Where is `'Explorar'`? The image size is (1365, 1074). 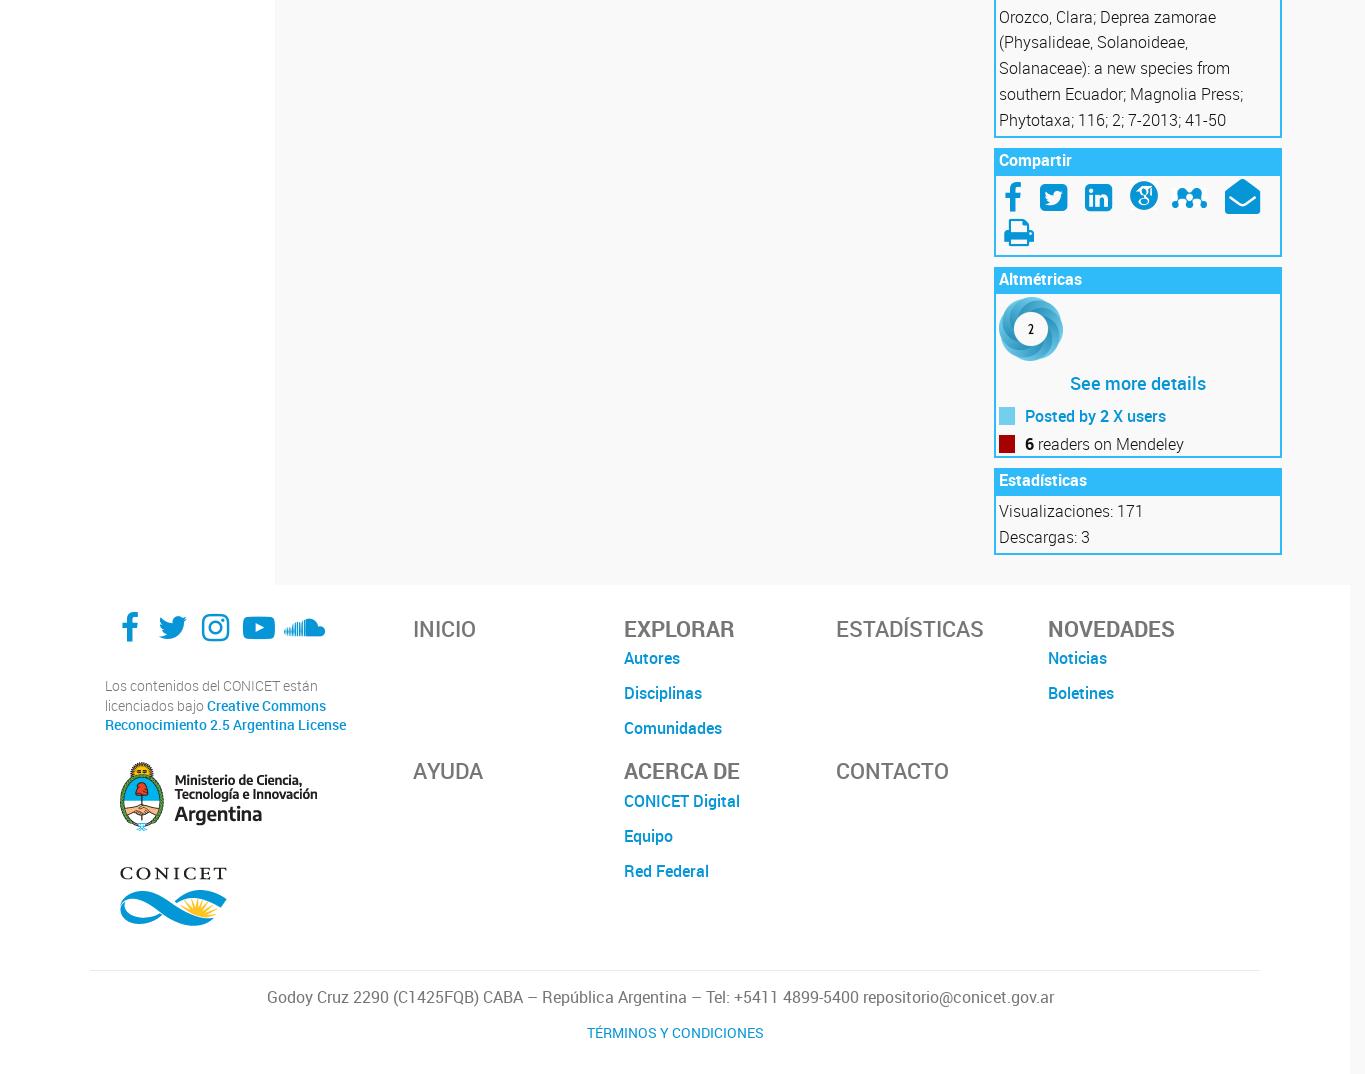 'Explorar' is located at coordinates (679, 627).